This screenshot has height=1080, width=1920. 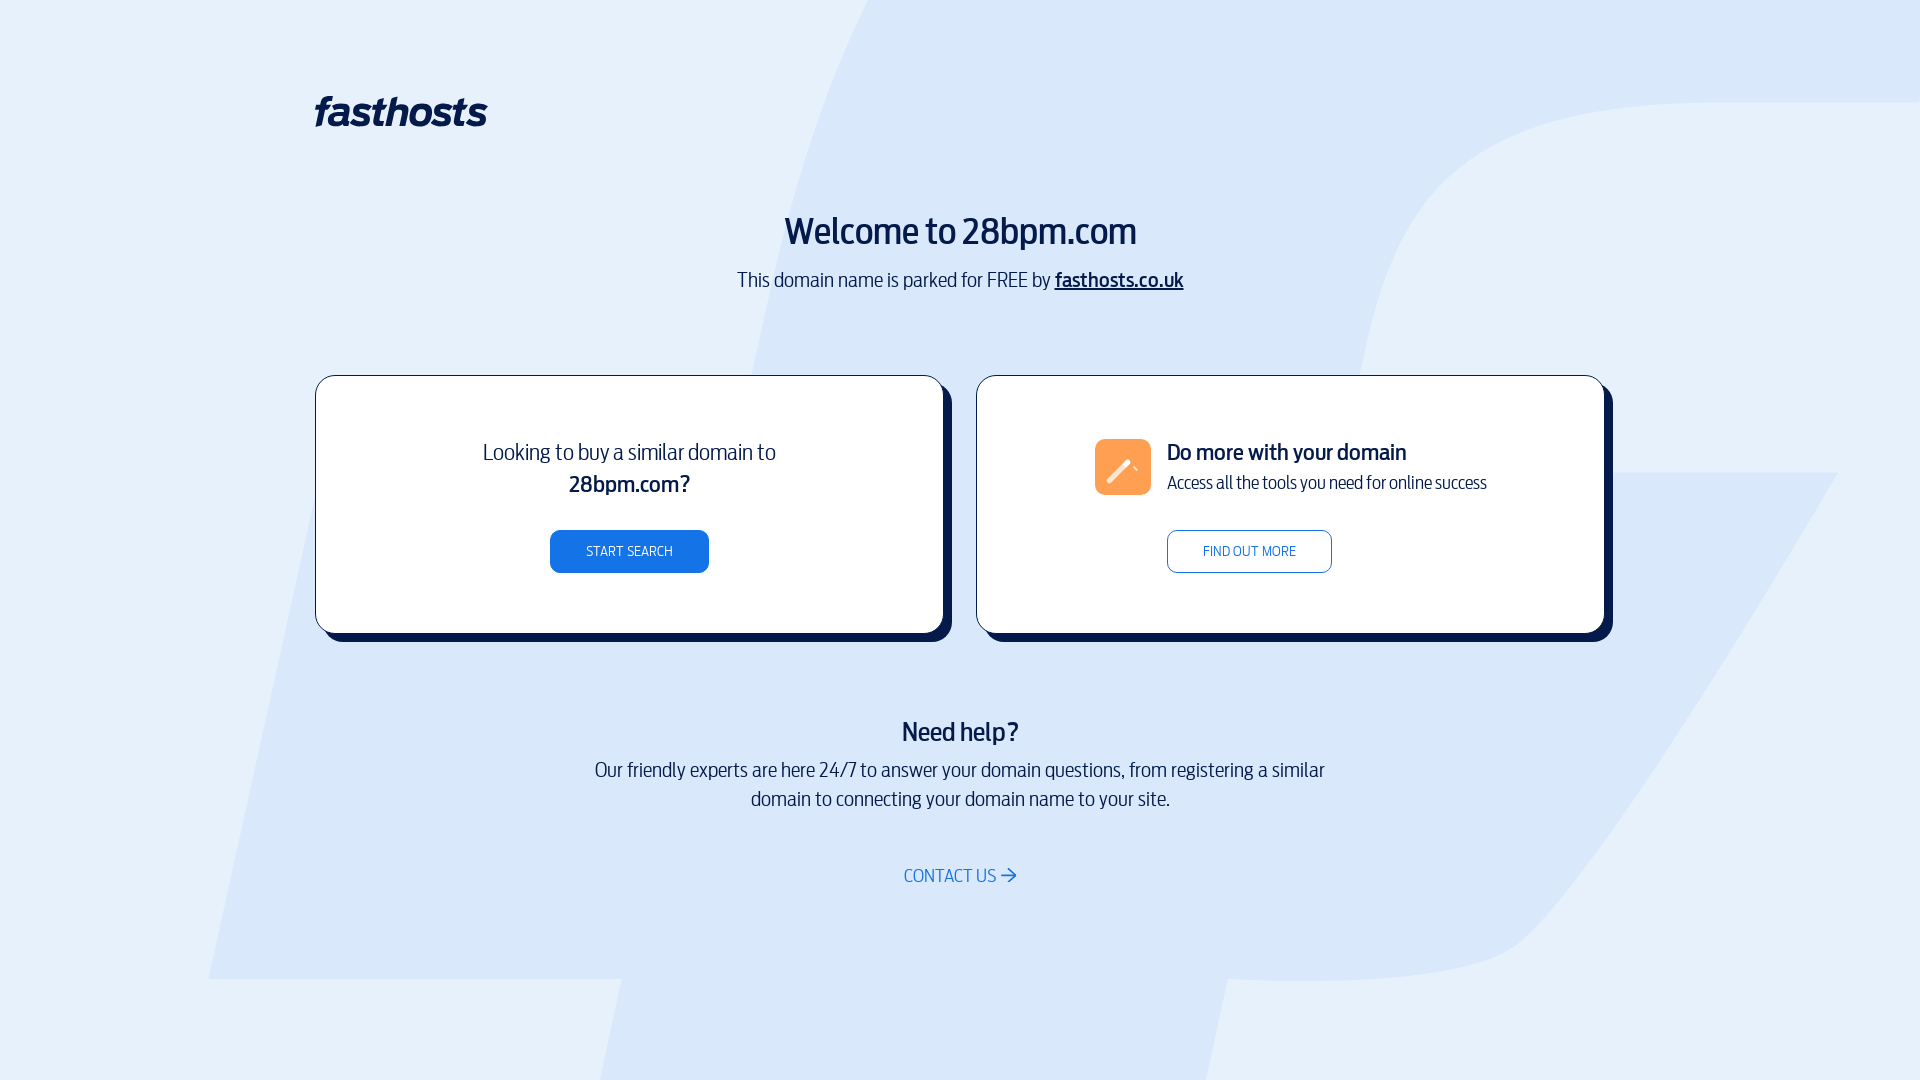 I want to click on 'START SEARCH', so click(x=628, y=551).